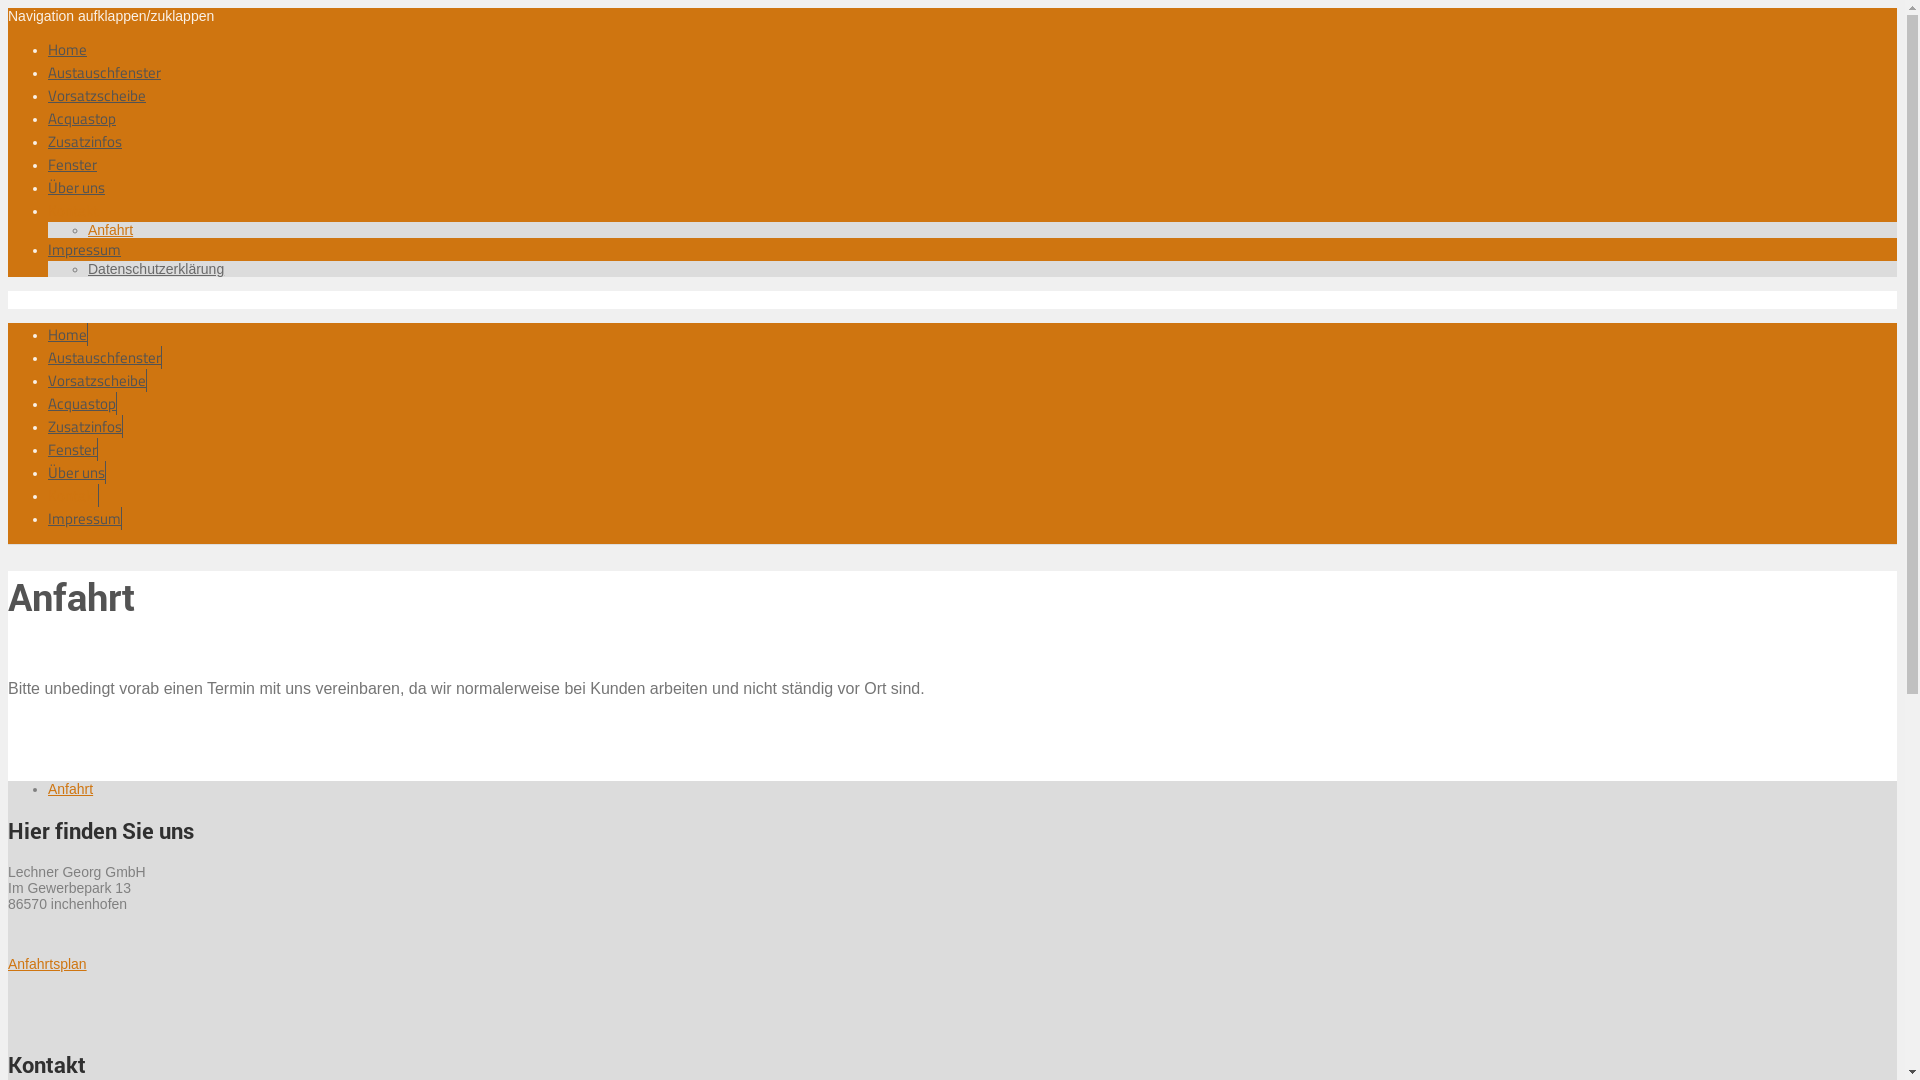  What do you see at coordinates (48, 140) in the screenshot?
I see `'Zusatzinfos'` at bounding box center [48, 140].